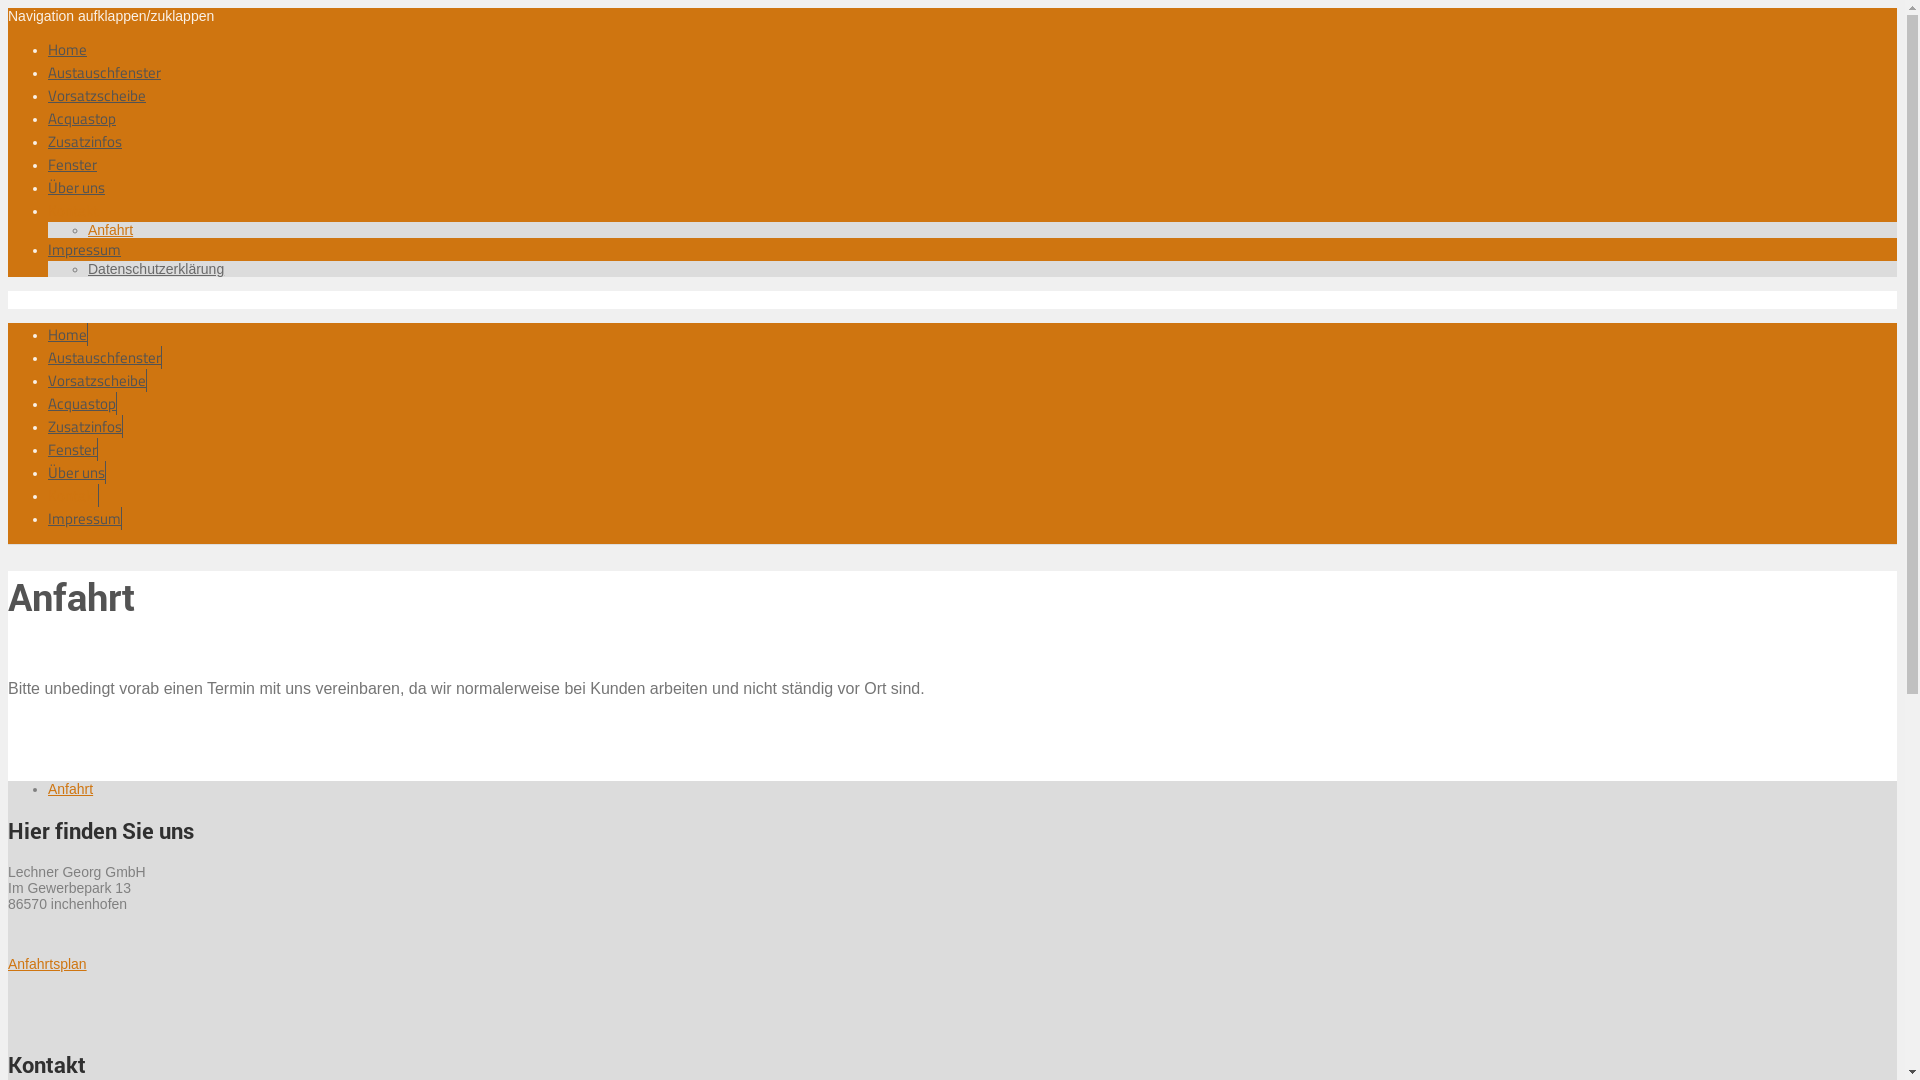  What do you see at coordinates (48, 140) in the screenshot?
I see `'Zusatzinfos'` at bounding box center [48, 140].